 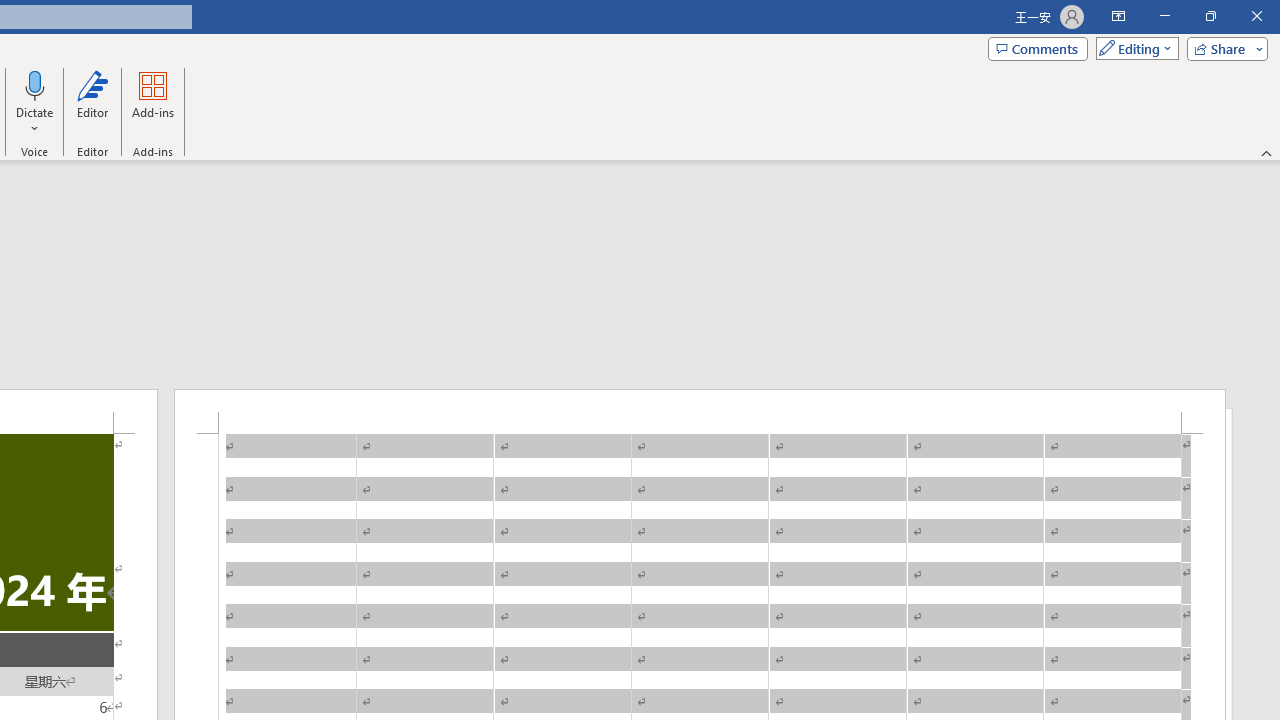 I want to click on 'Collapse the Ribbon', so click(x=1266, y=152).